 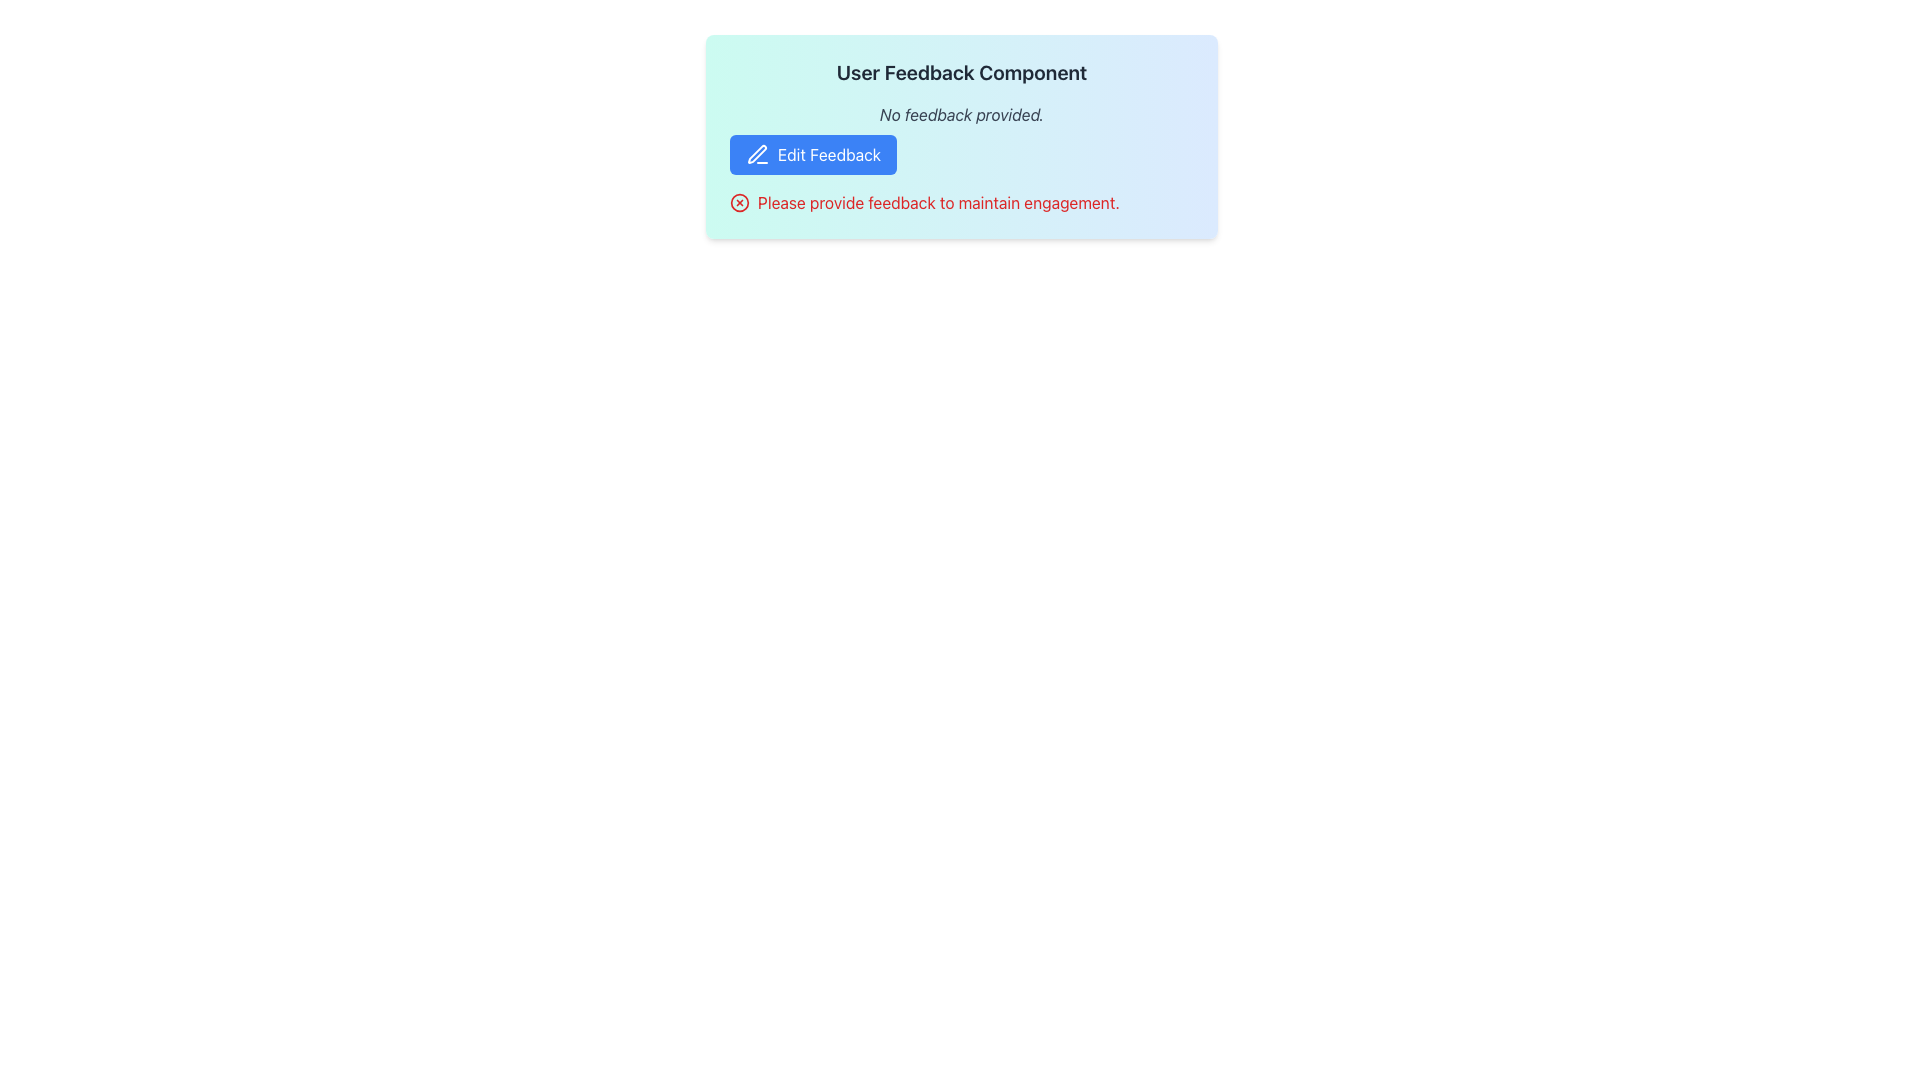 What do you see at coordinates (738, 203) in the screenshot?
I see `the red circular icon with a white cross inside, which is located next` at bounding box center [738, 203].